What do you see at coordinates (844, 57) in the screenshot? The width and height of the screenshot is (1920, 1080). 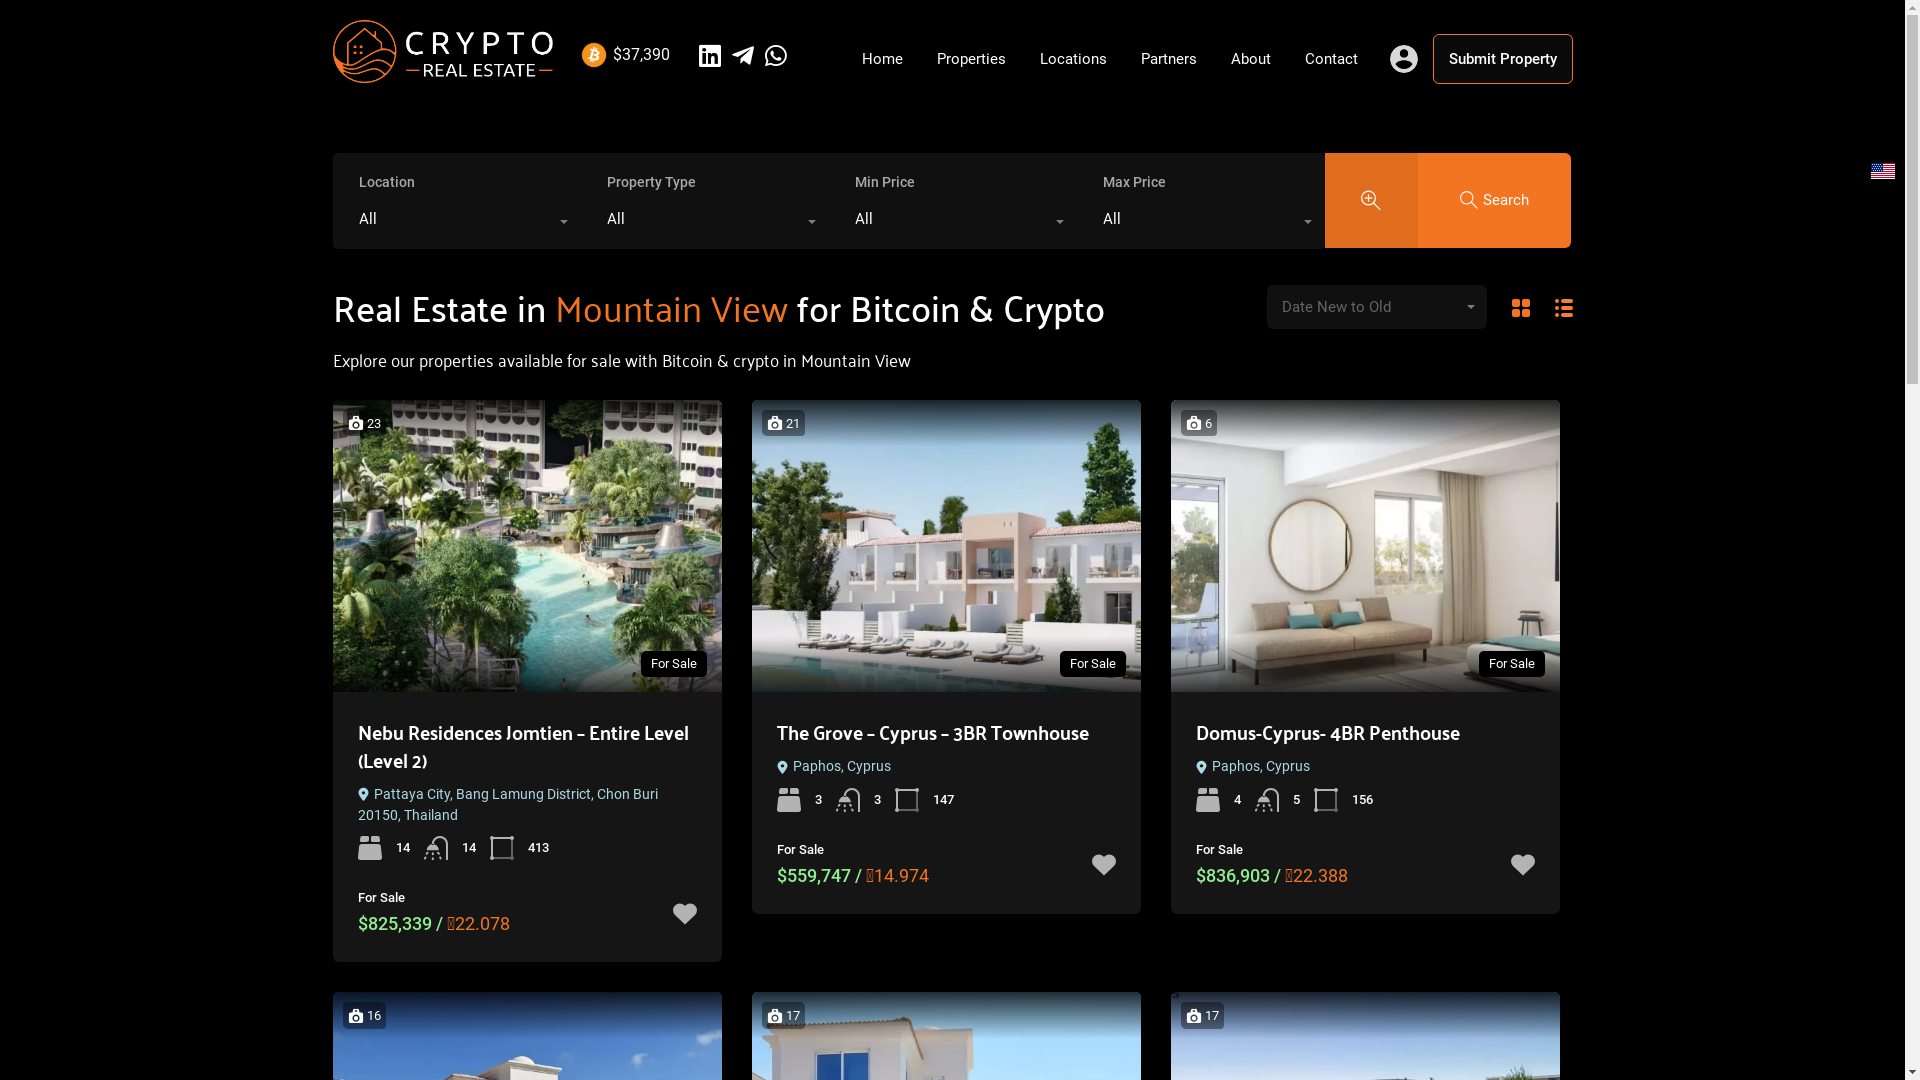 I see `'Home'` at bounding box center [844, 57].